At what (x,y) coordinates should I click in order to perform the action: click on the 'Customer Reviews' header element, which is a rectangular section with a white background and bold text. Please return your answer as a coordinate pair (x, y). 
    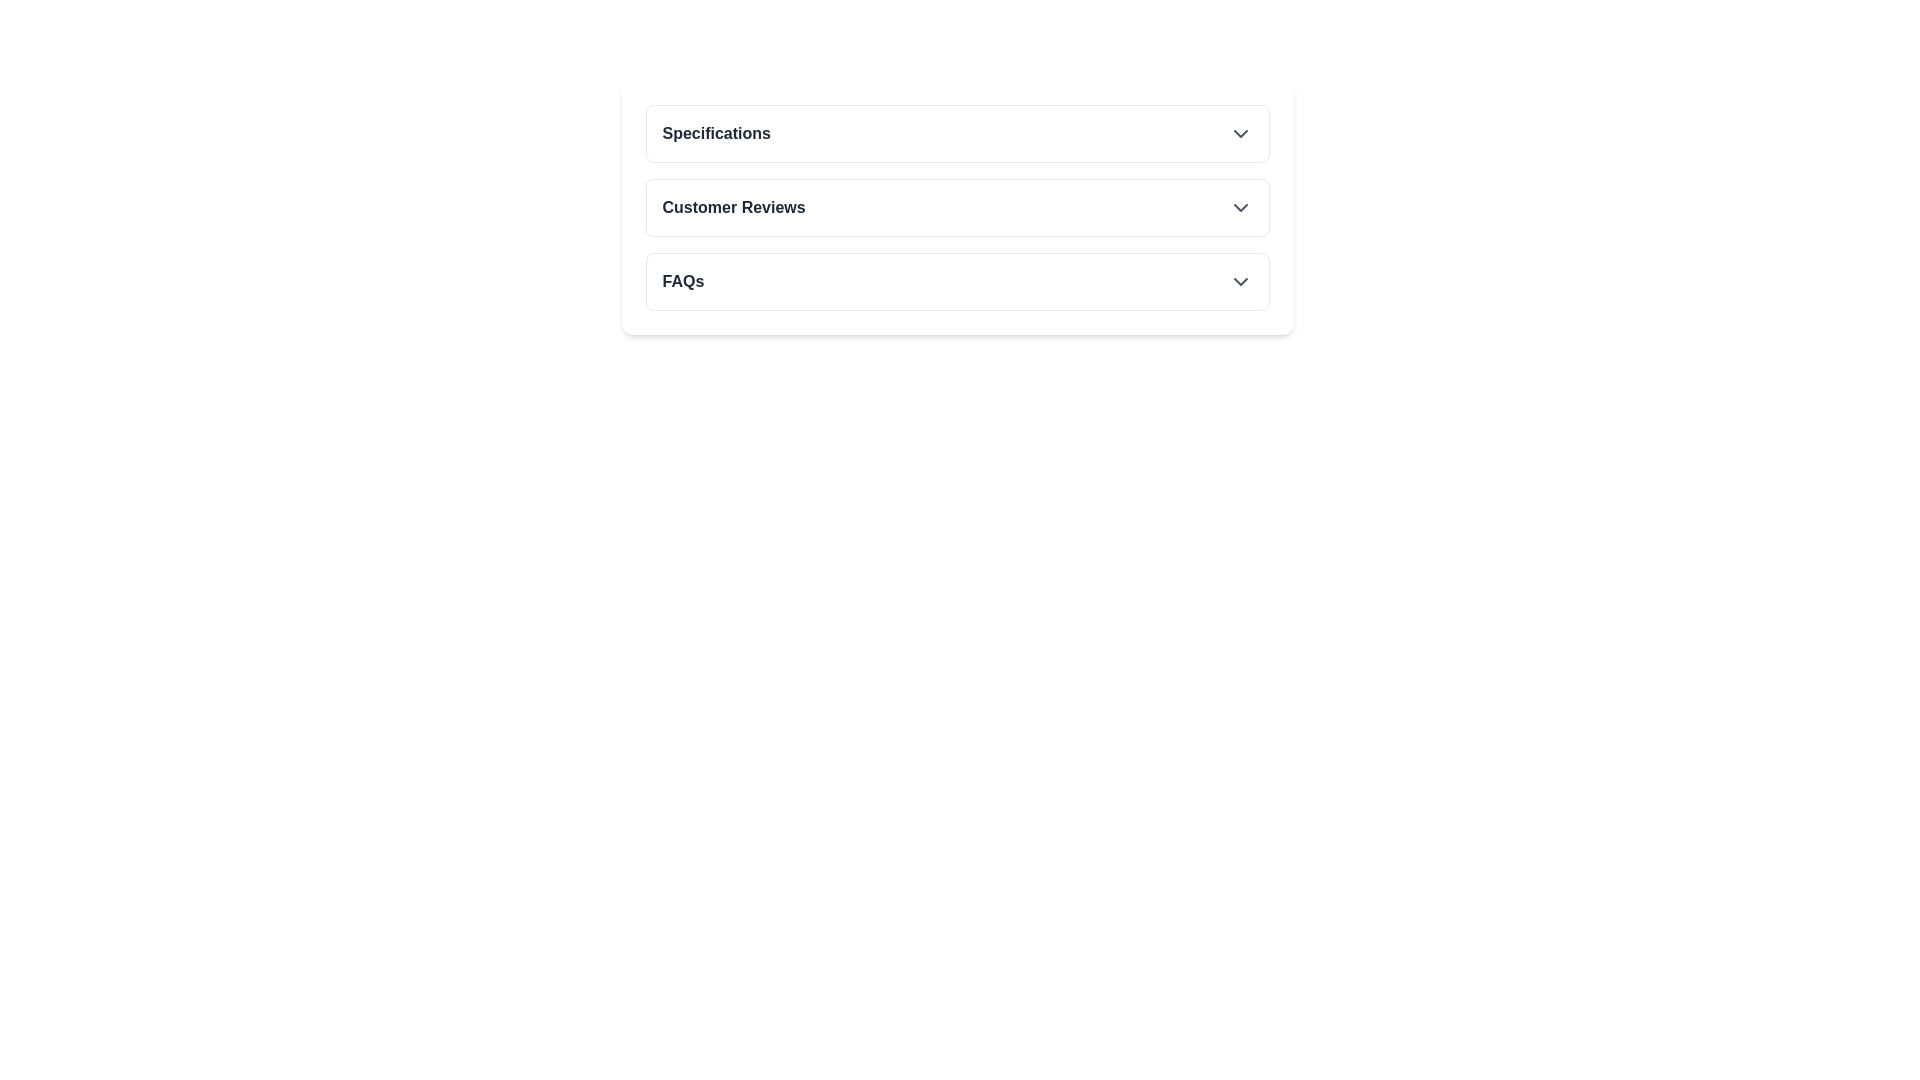
    Looking at the image, I should click on (956, 208).